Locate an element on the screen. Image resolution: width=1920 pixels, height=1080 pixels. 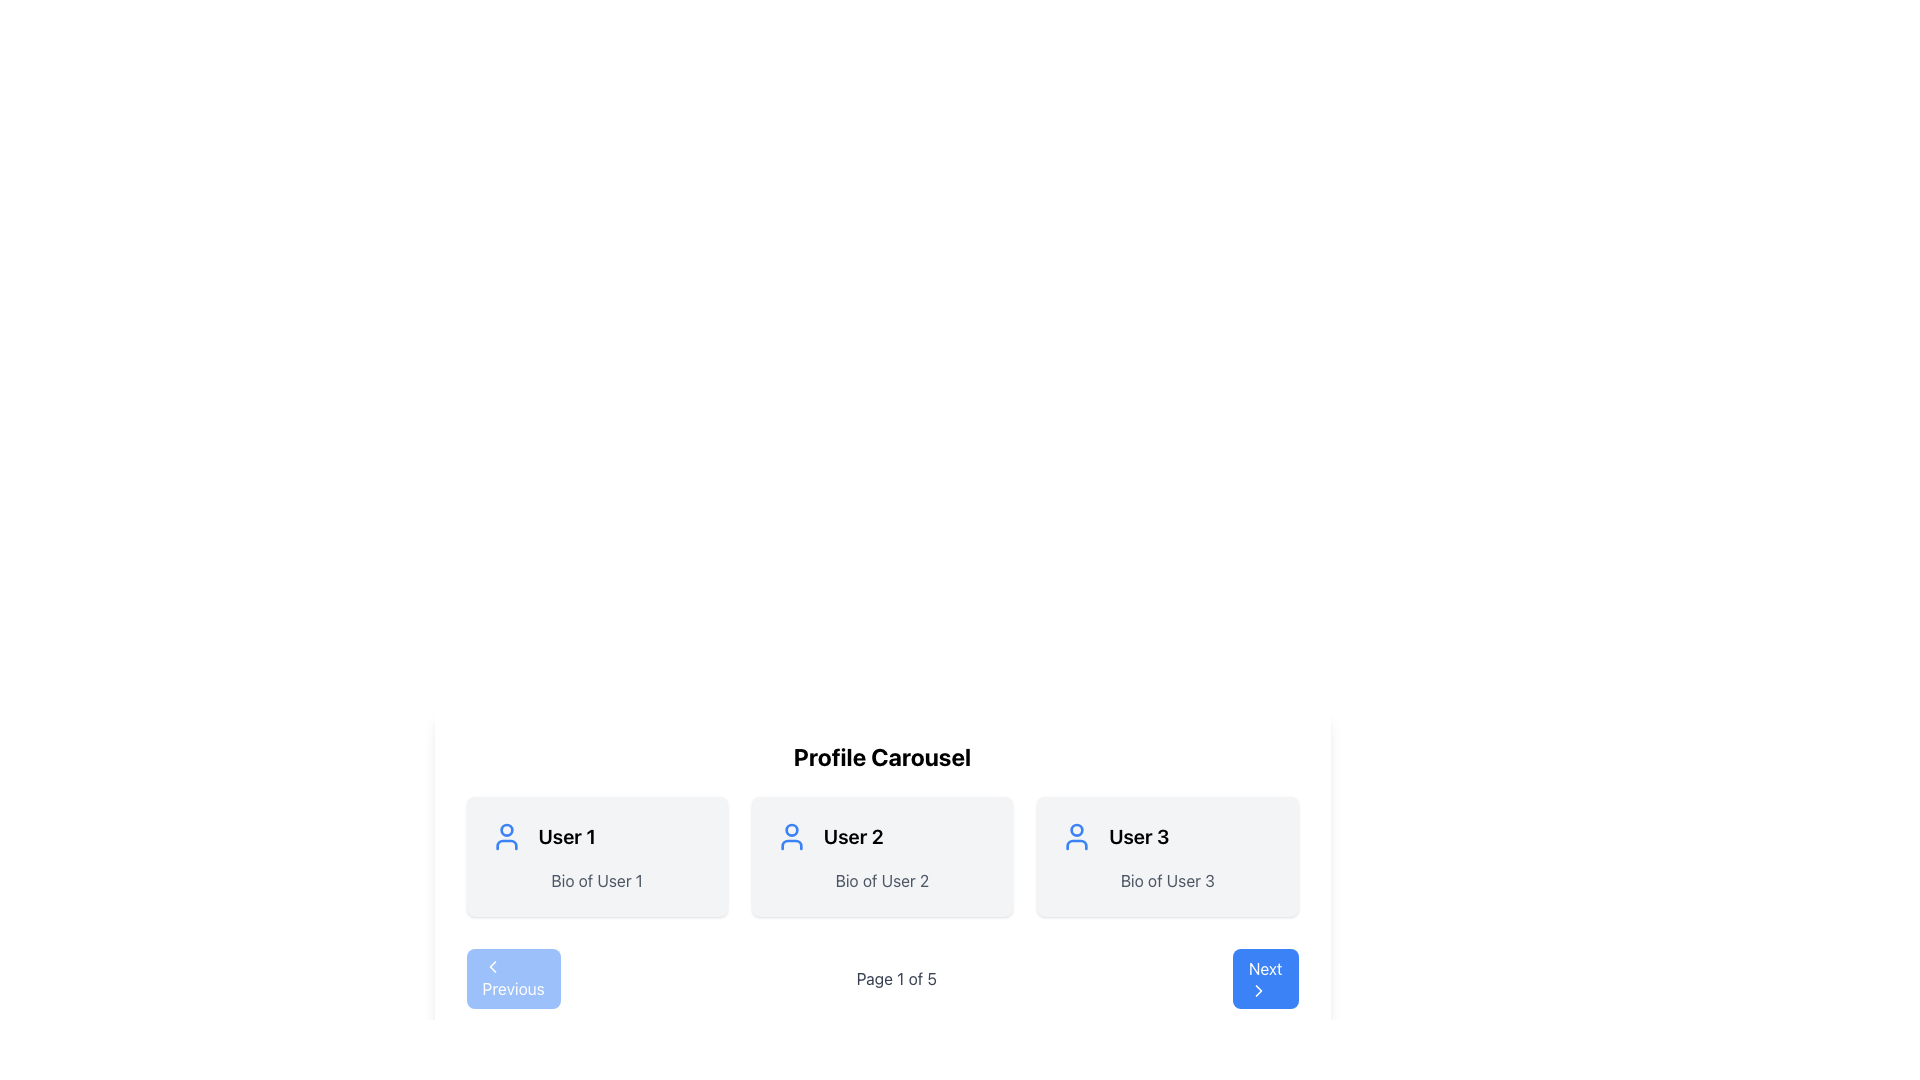
the 'User 2' text label with icon in the user profile card, which includes a circular person icon styled with a blue stroke and the text 'User 2' in large, bold font is located at coordinates (881, 837).